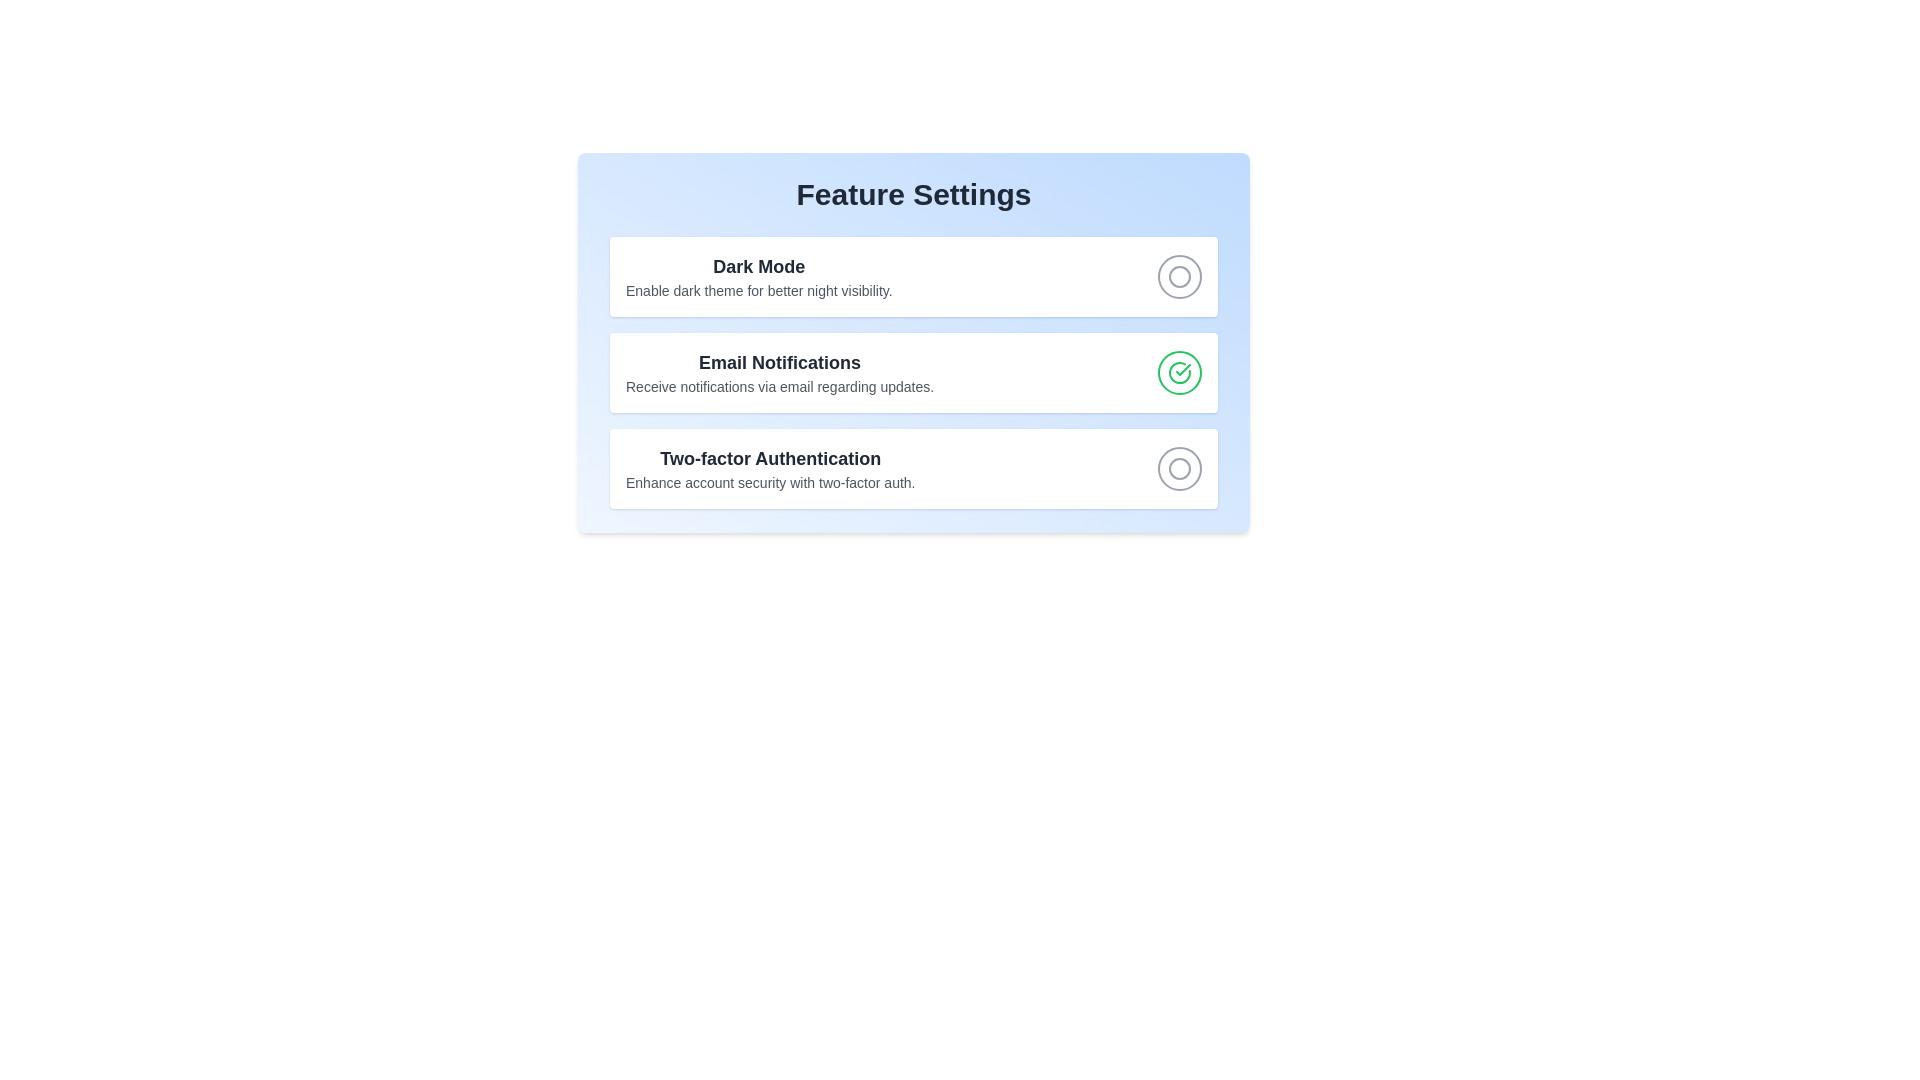 This screenshot has height=1080, width=1920. What do you see at coordinates (1180, 277) in the screenshot?
I see `the circular icon outline representing 'Two-factor Authentication' in the settings dialog interface` at bounding box center [1180, 277].